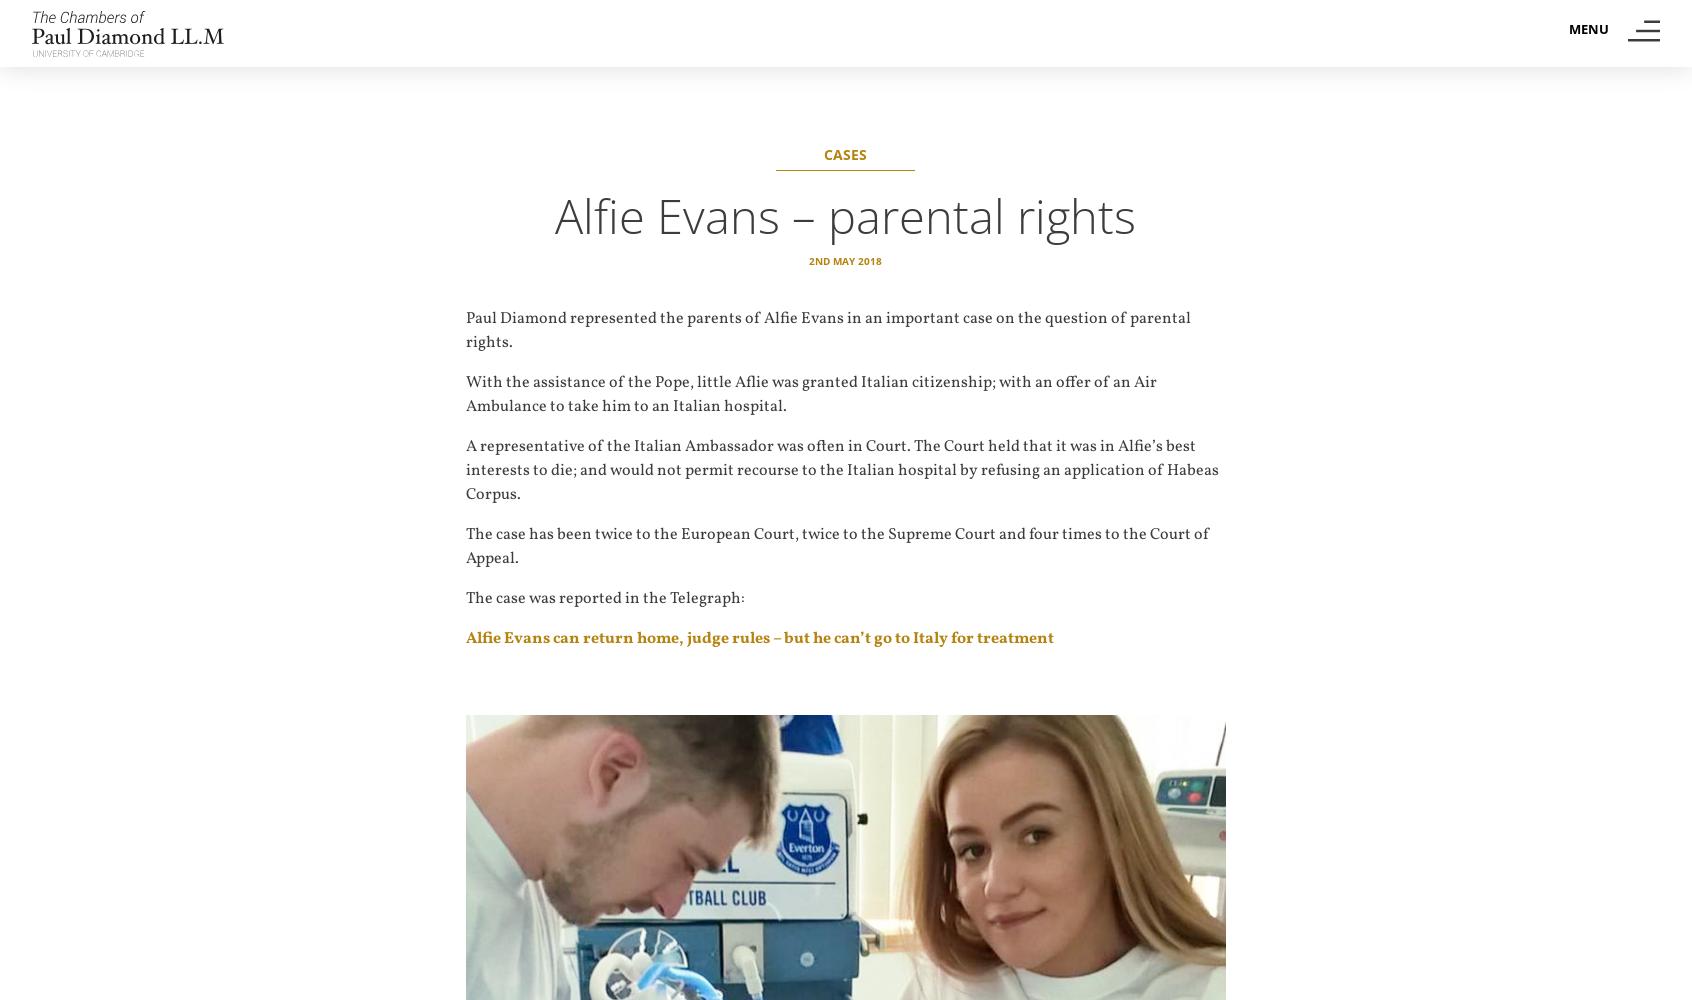  I want to click on 'Alfie Evans can return home, judge rules – but he can’t go to Italy for treatment', so click(759, 639).